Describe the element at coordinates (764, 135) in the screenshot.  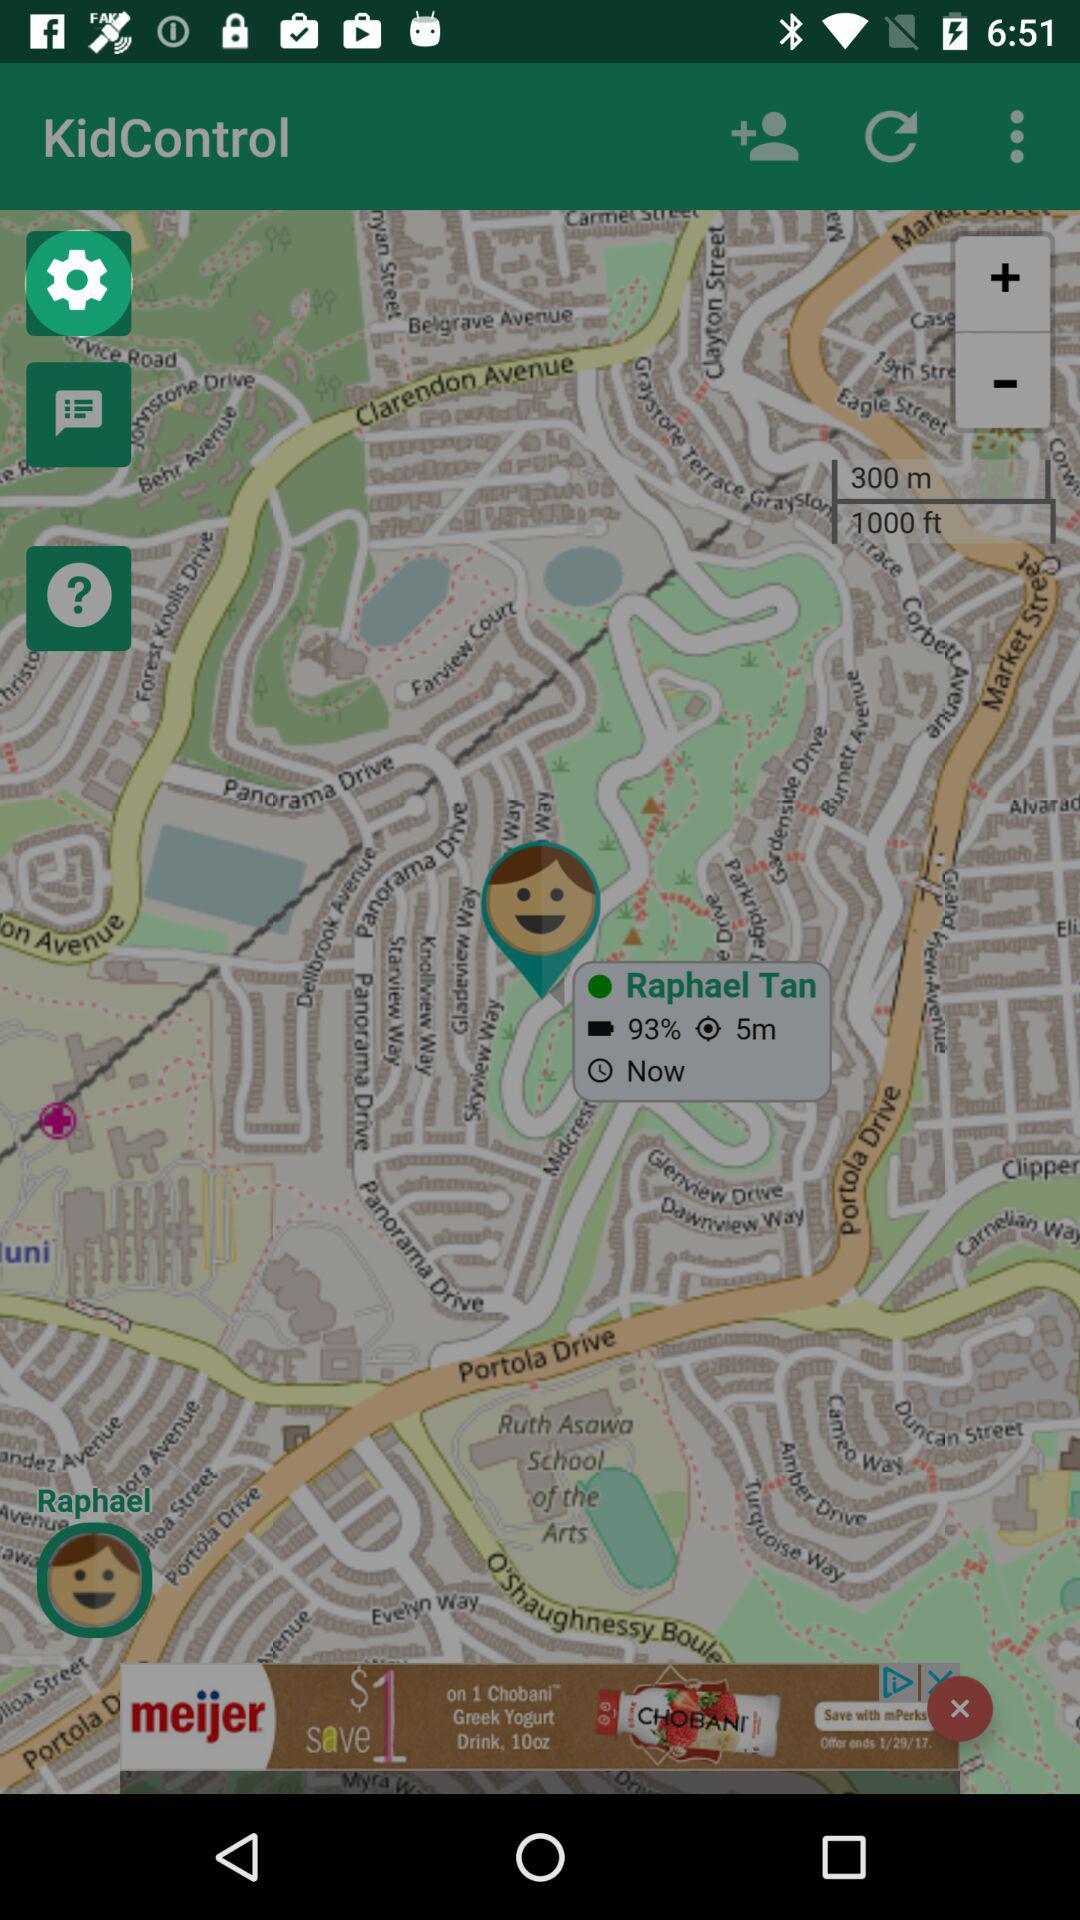
I see `new child` at that location.